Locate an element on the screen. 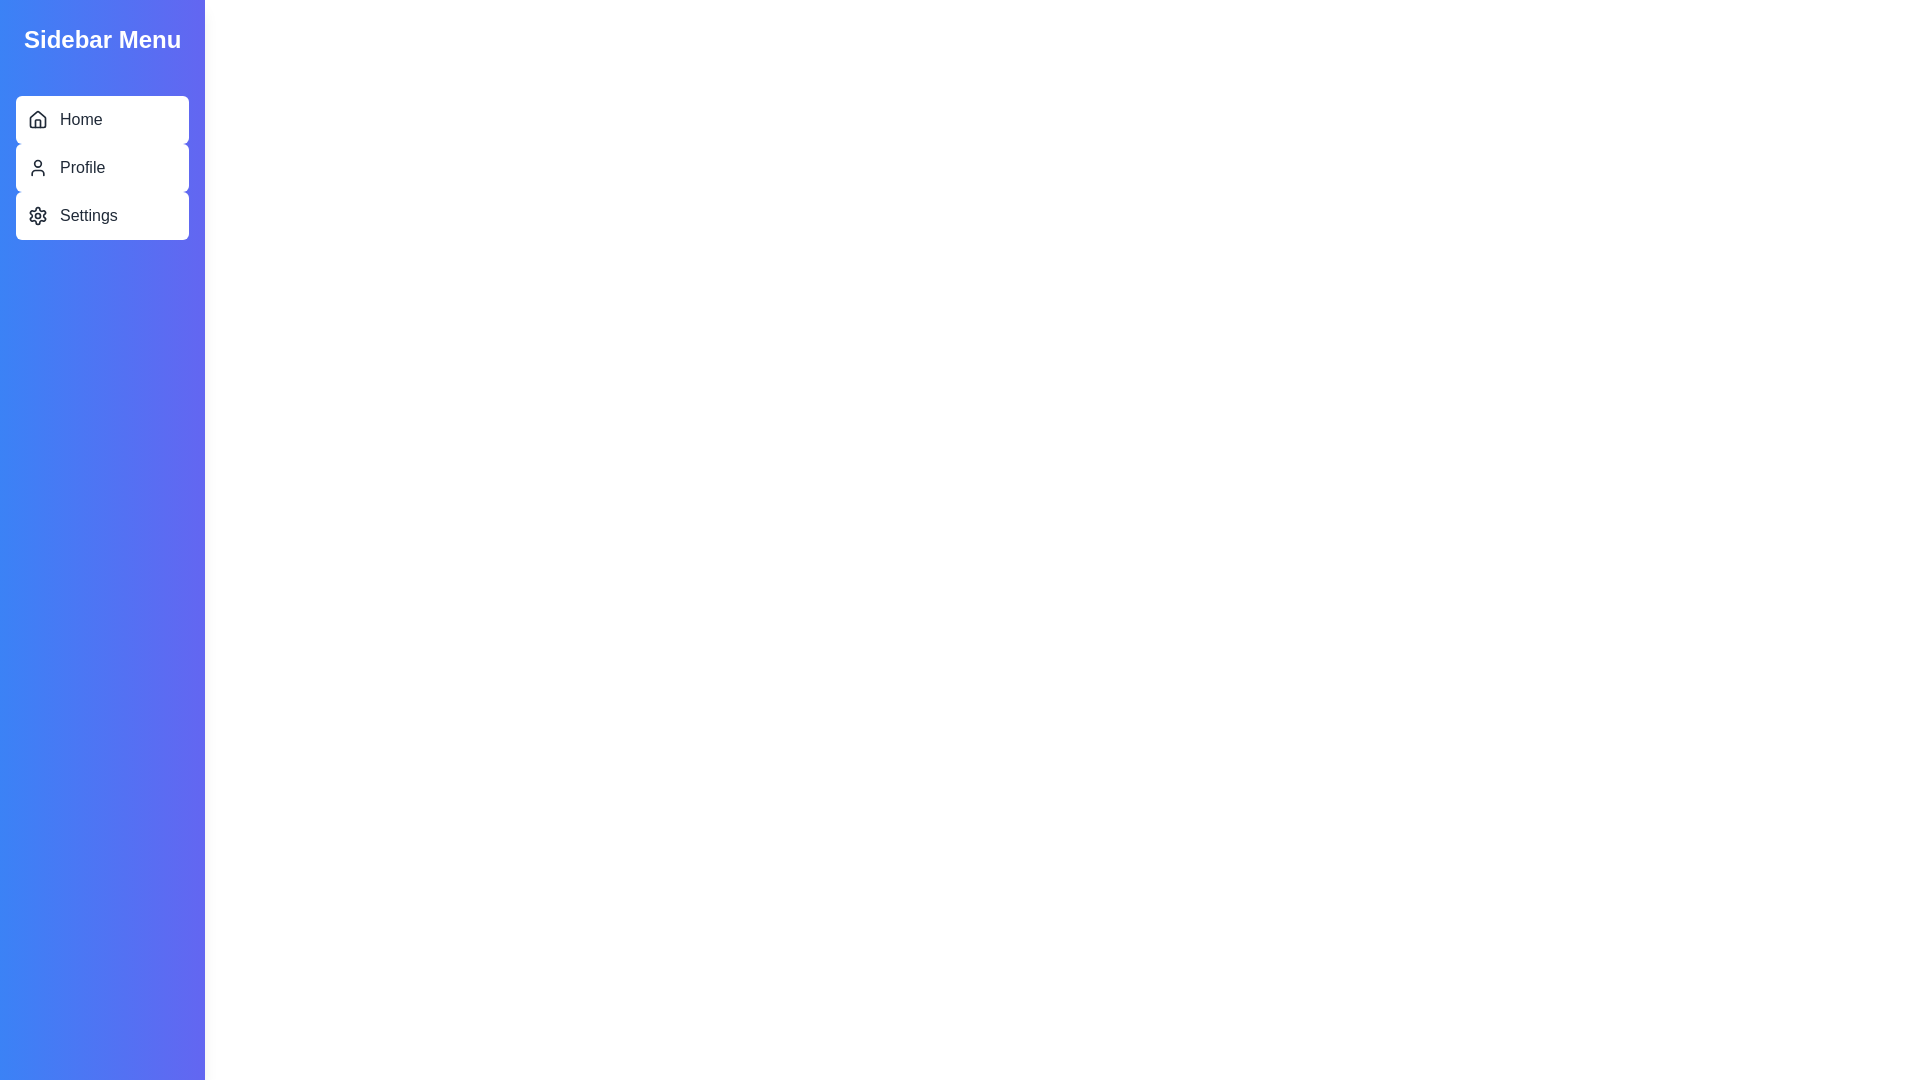 This screenshot has width=1920, height=1080. the navigational button in the sidebar menu that redirects to the home page or dashboard is located at coordinates (101, 119).